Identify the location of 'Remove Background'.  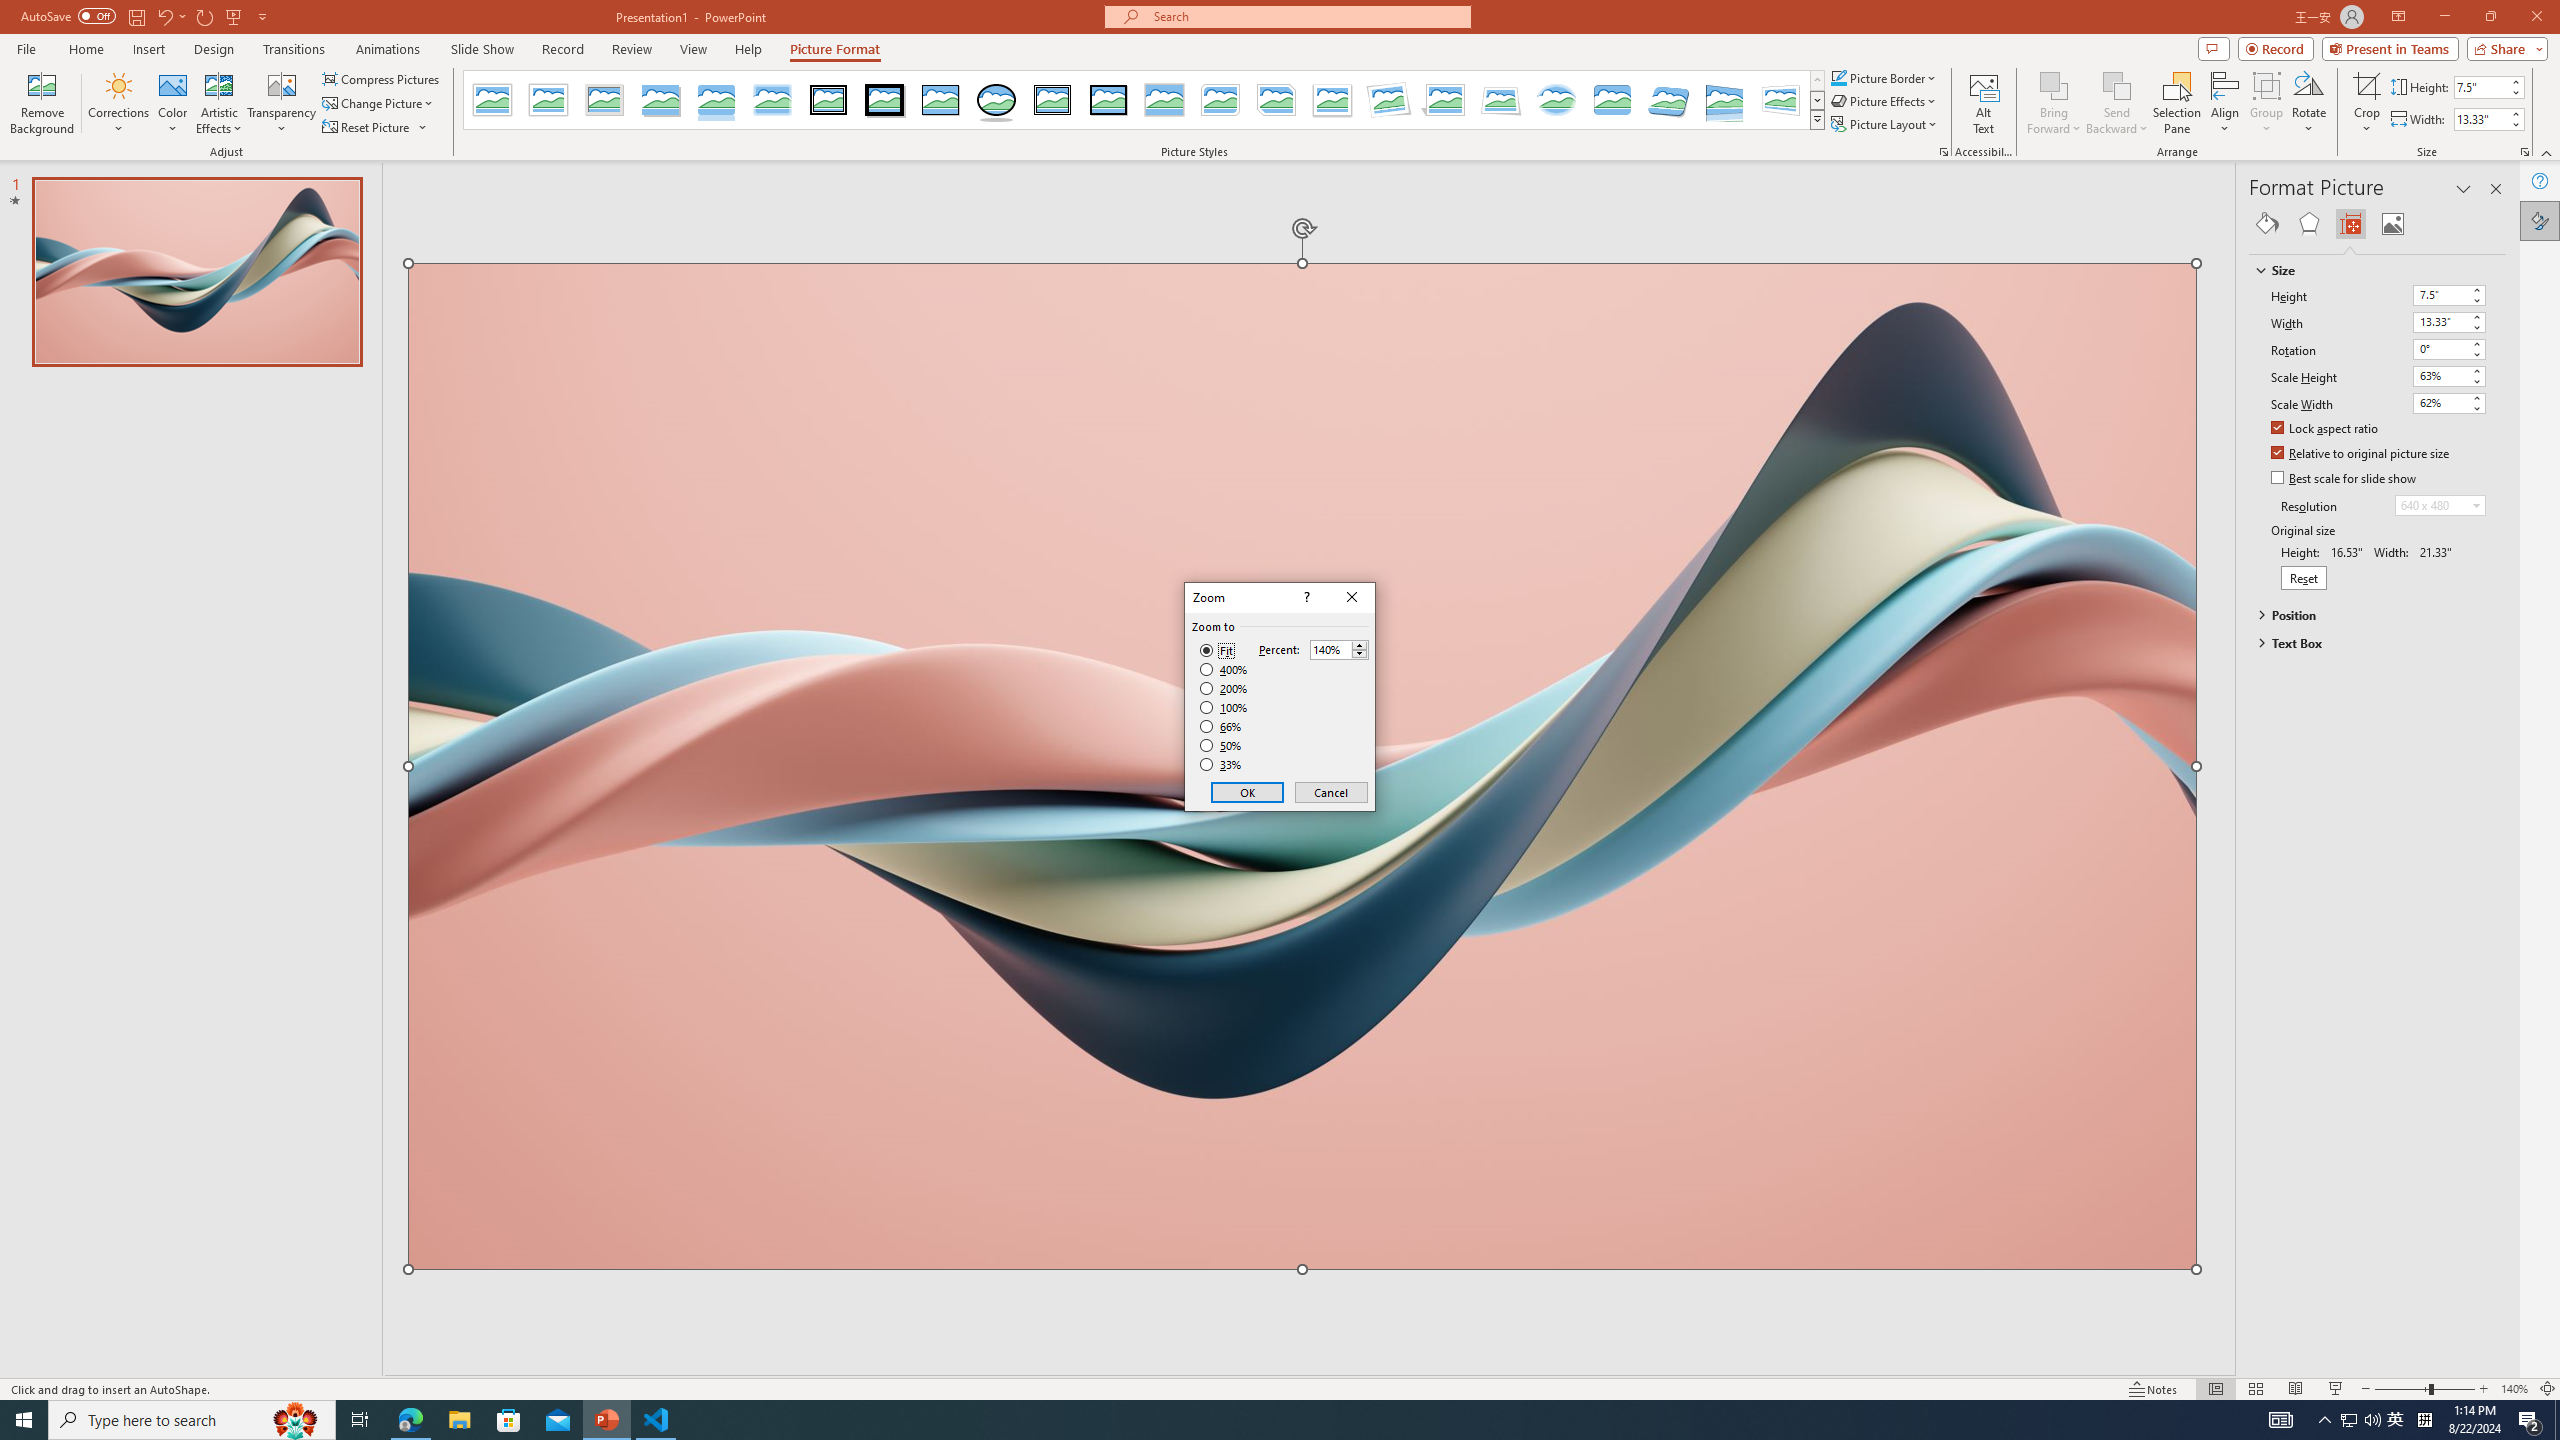
(41, 103).